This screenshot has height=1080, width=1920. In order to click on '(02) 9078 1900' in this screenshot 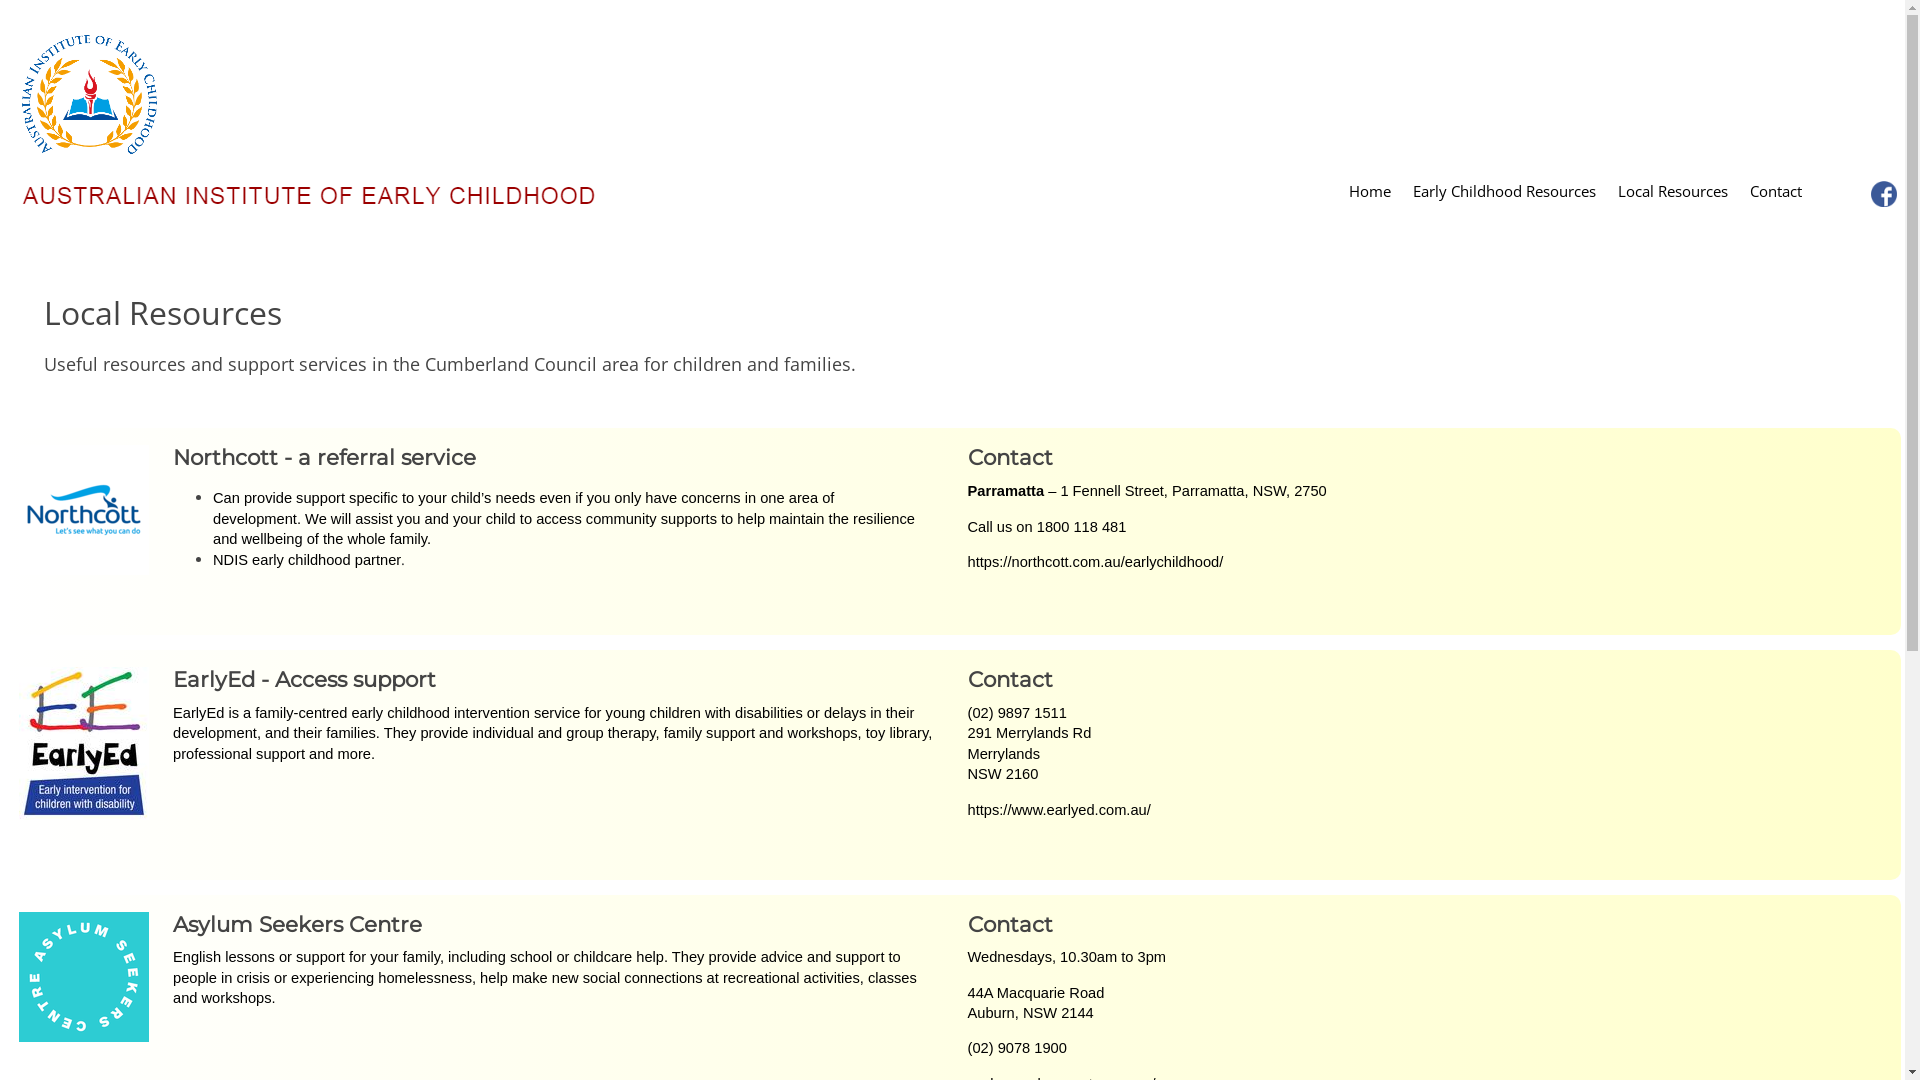, I will do `click(968, 1047)`.